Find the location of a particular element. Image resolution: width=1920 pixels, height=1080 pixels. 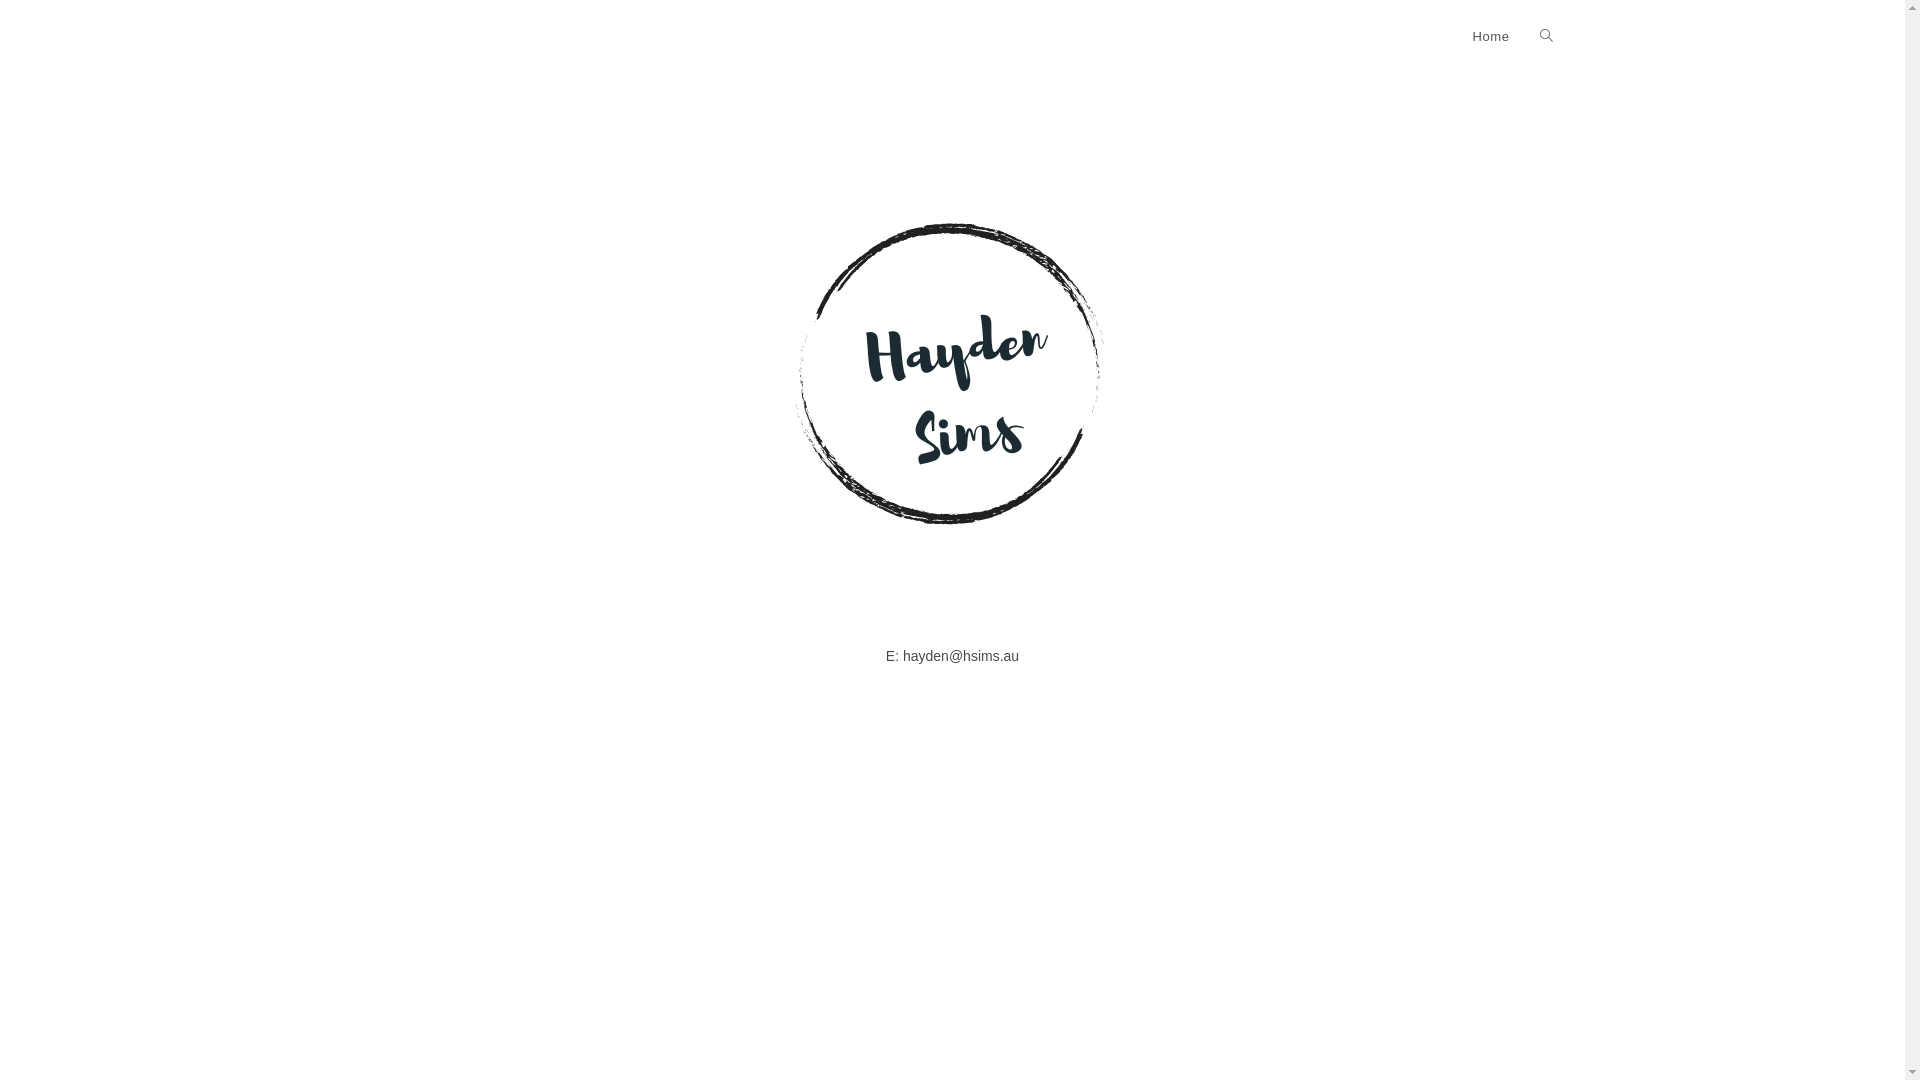

'Toggle website search' is located at coordinates (1544, 37).